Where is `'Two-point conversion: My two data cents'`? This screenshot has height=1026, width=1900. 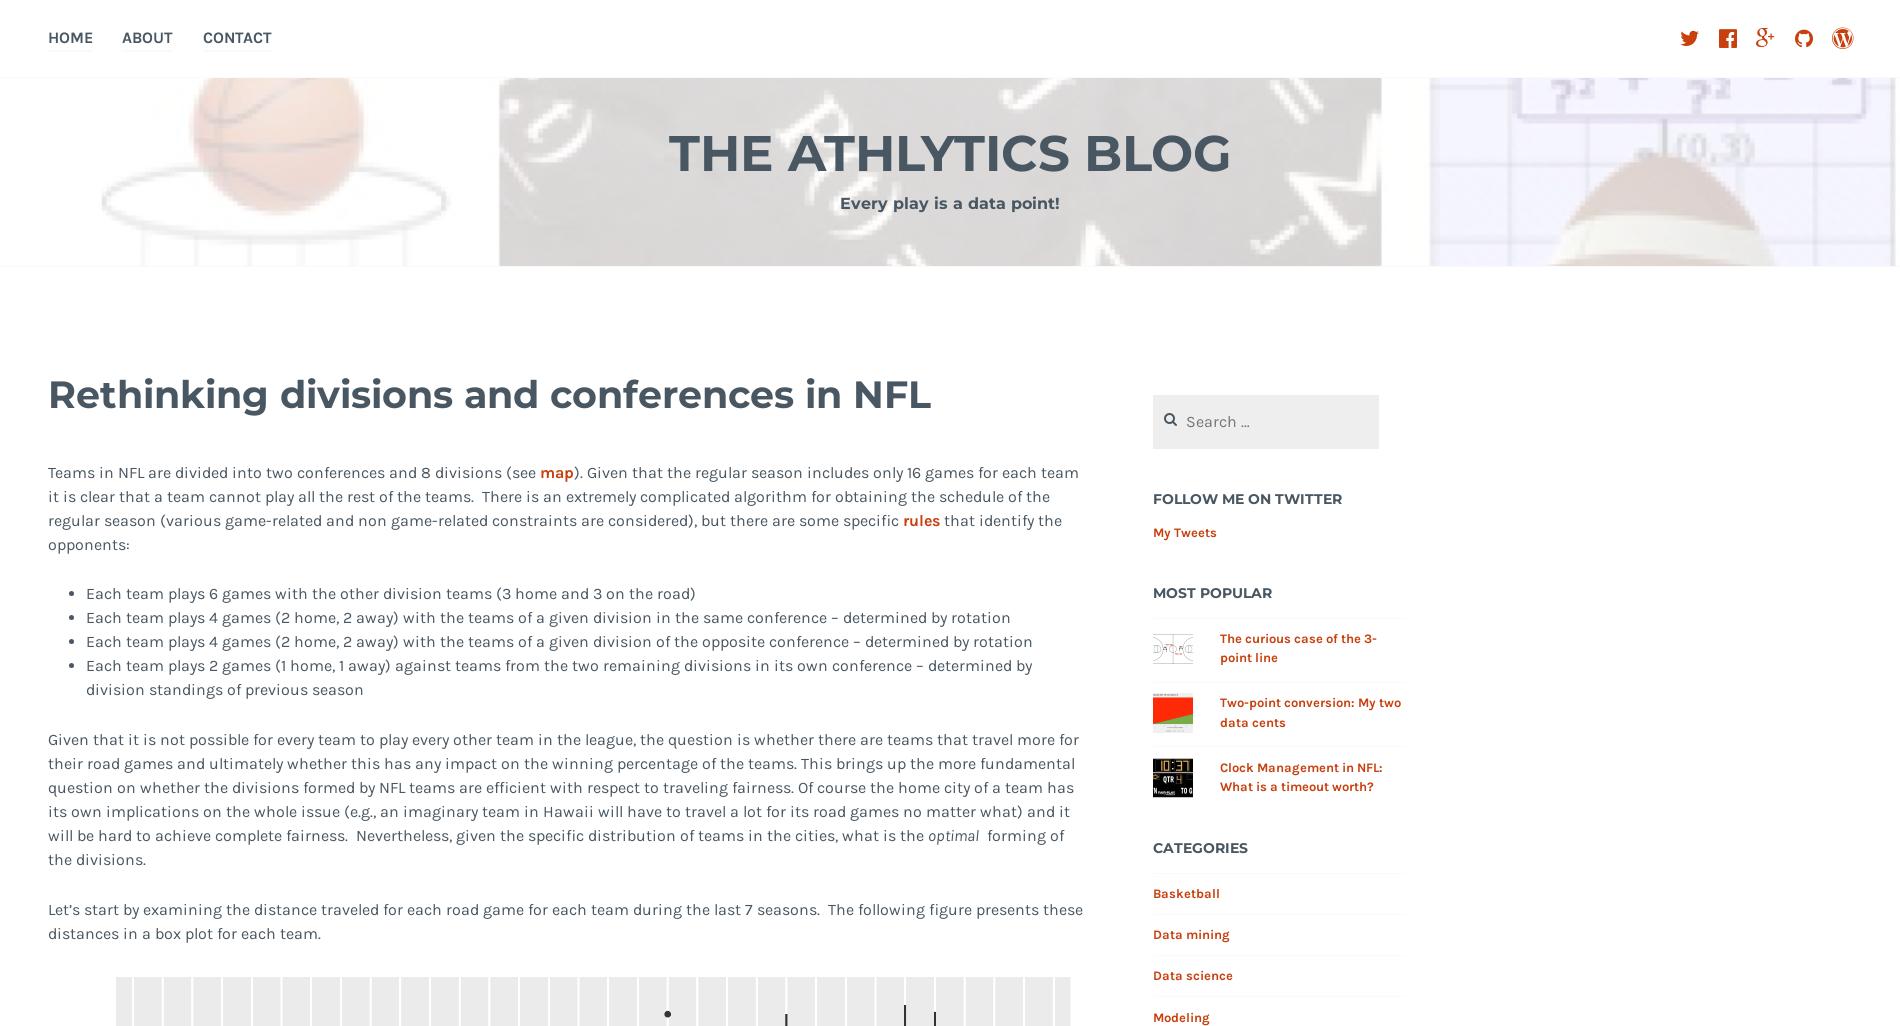 'Two-point conversion: My two data cents' is located at coordinates (1309, 711).